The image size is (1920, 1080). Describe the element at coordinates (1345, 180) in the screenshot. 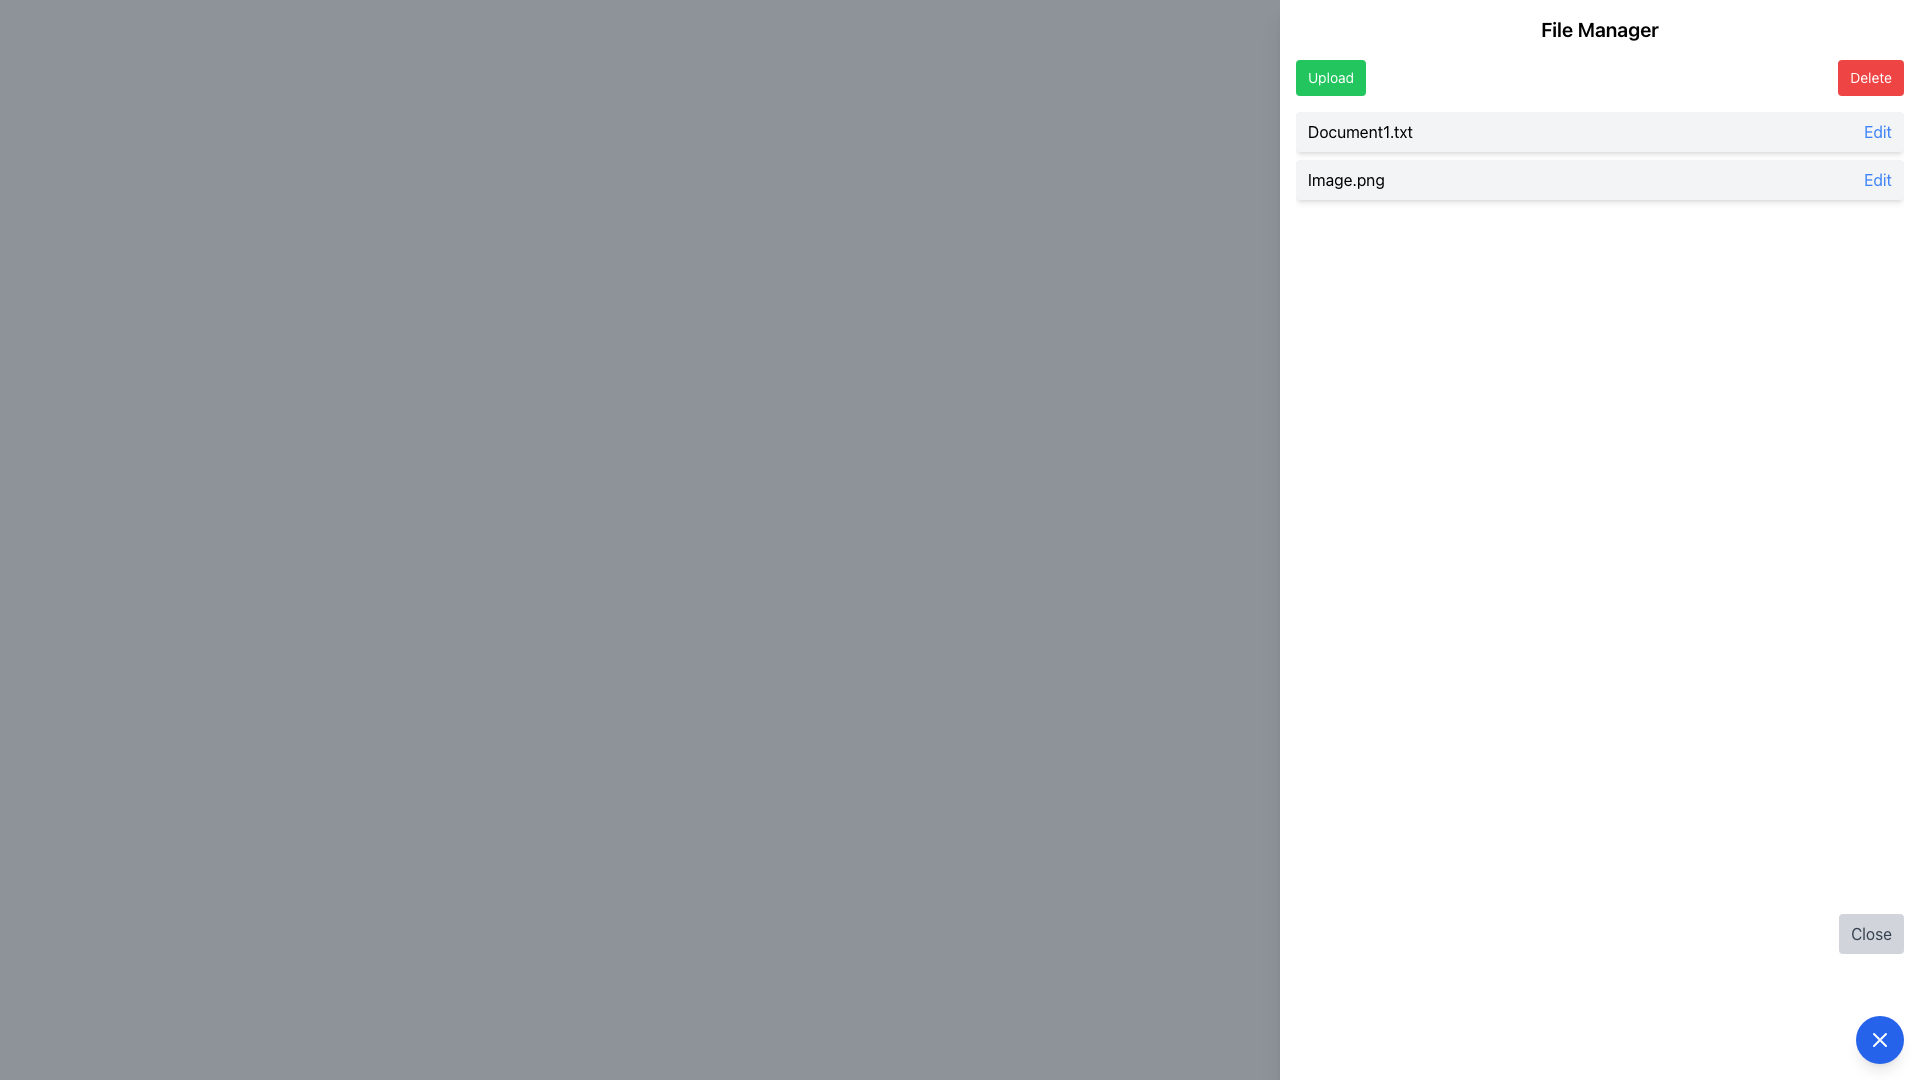

I see `on the Static Text Label displaying the name of a file` at that location.